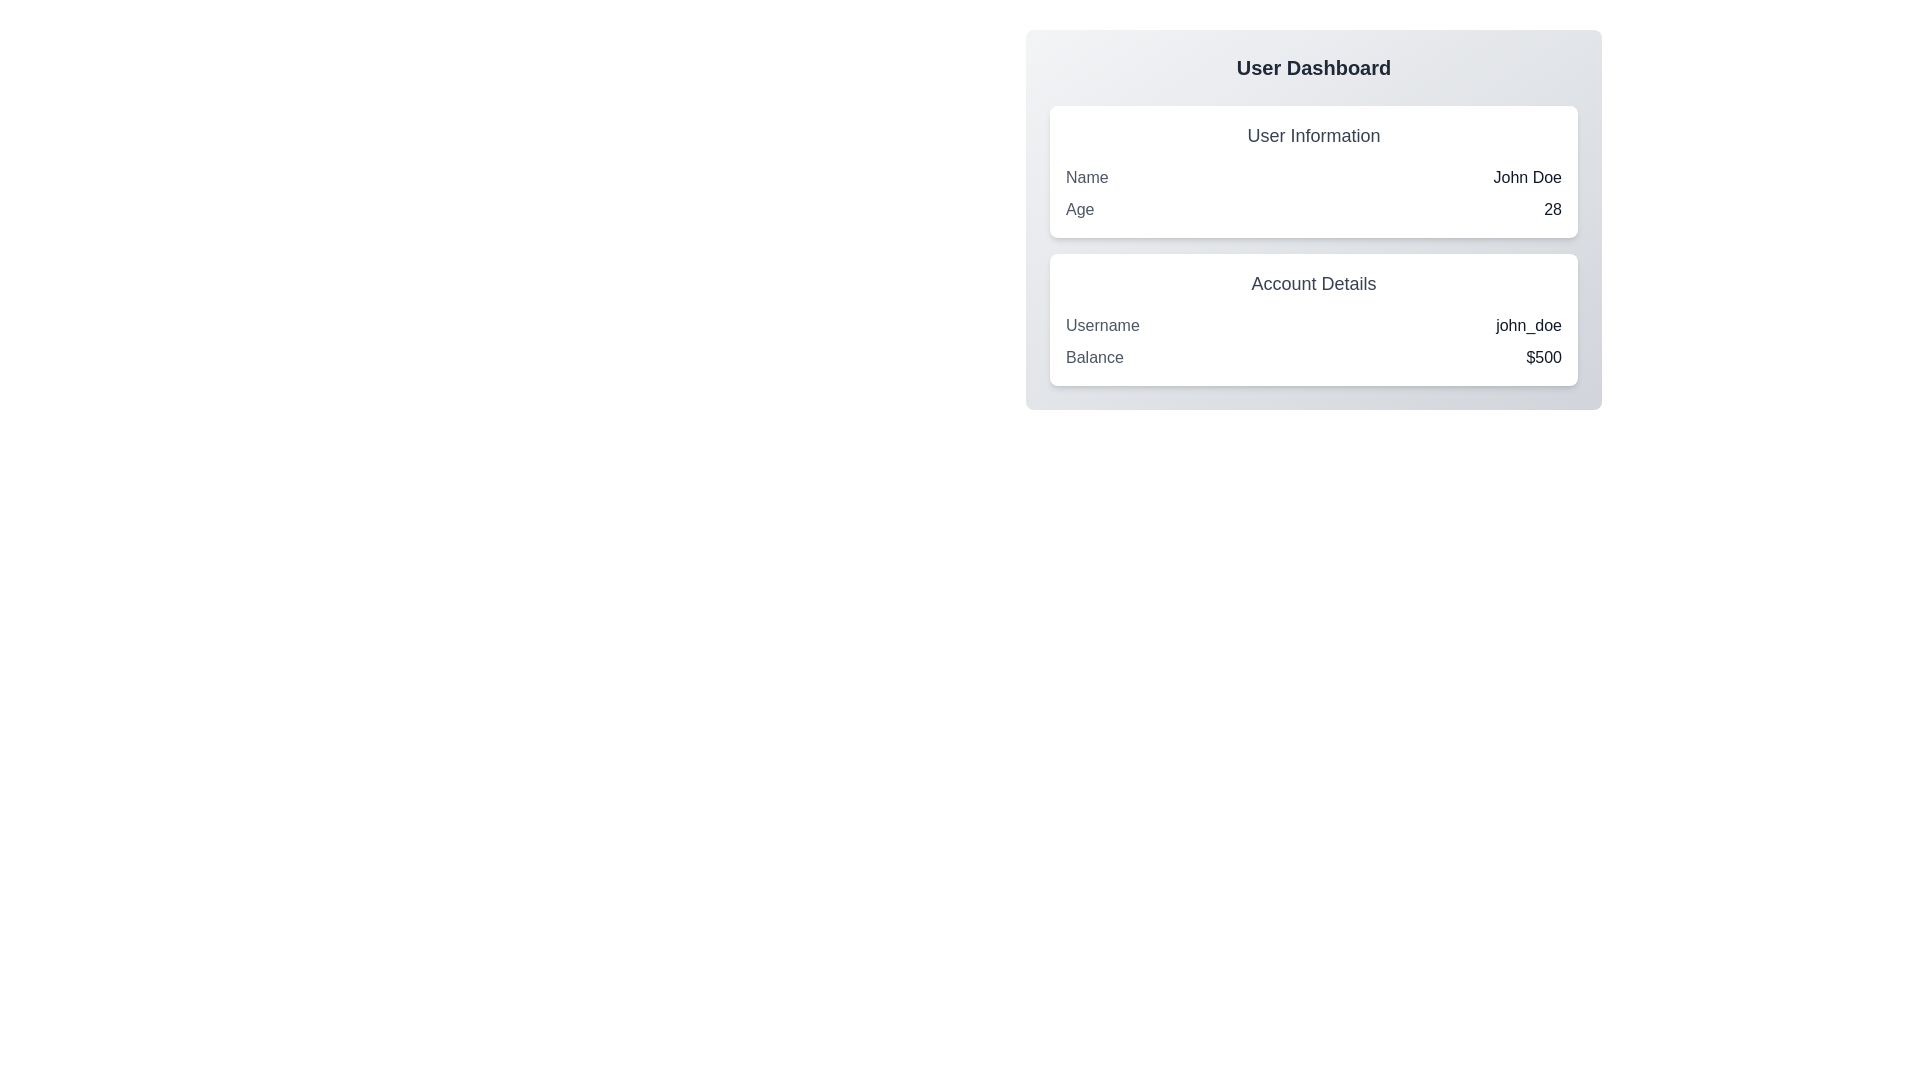  Describe the element at coordinates (1101, 325) in the screenshot. I see `the 'Username' text label located at the leftmost part of the 'Account Details' section` at that location.